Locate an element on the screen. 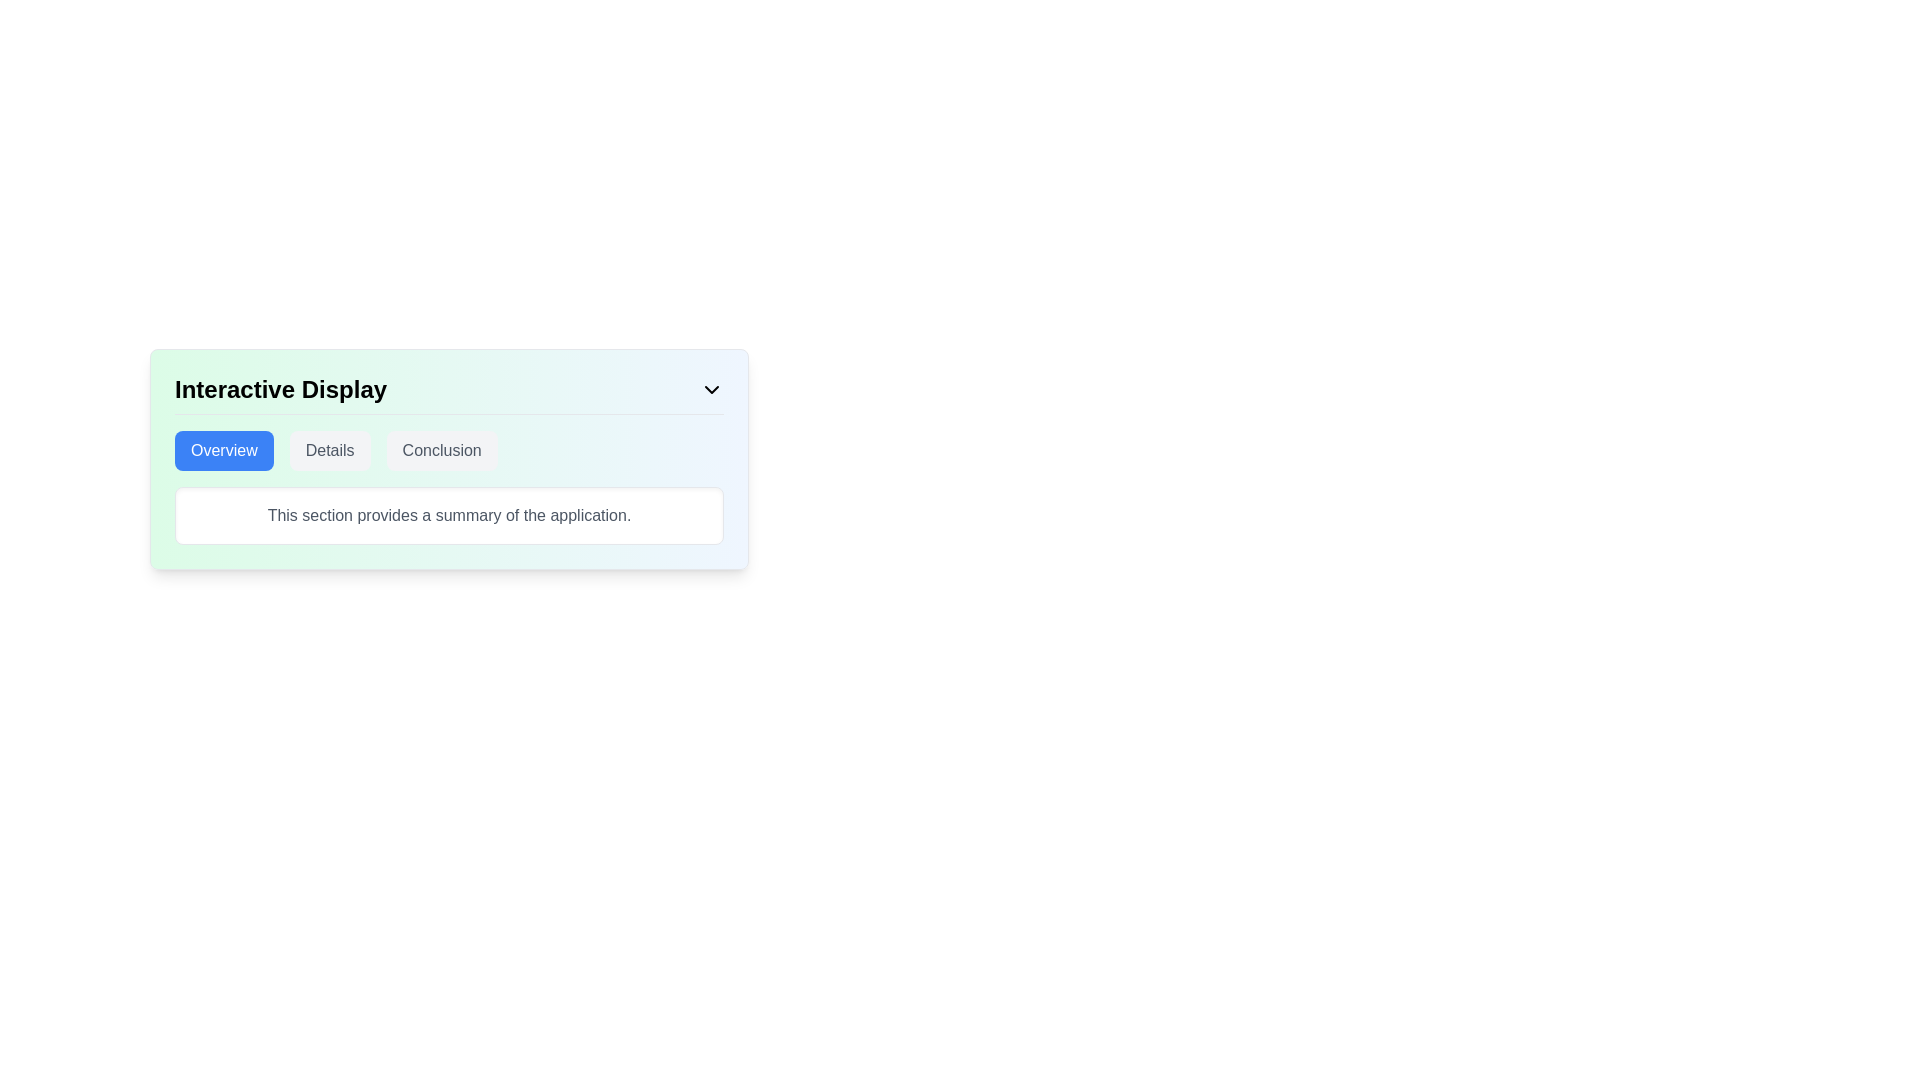  the 'Overview' button, which is the first button in the horizontal group under the 'Interactive Display' section is located at coordinates (224, 451).